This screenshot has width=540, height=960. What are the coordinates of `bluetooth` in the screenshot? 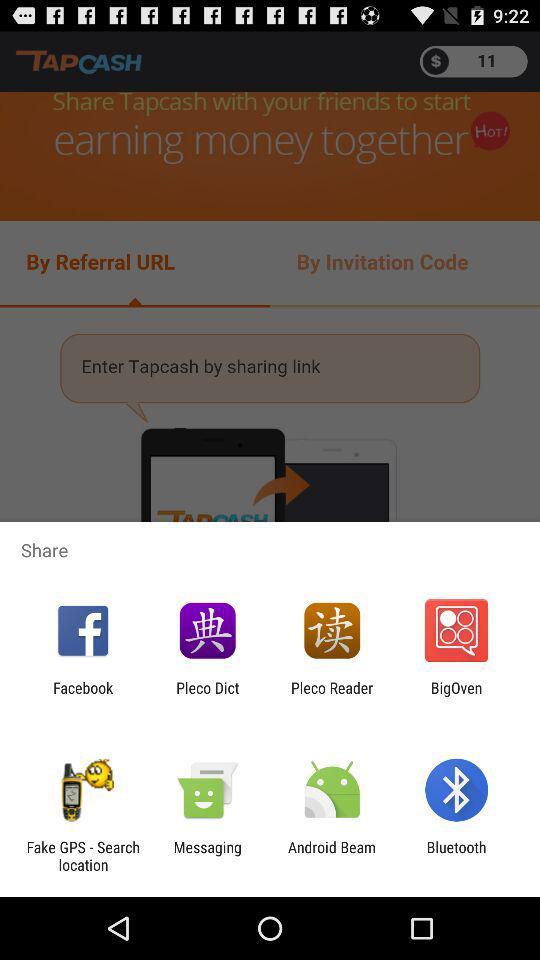 It's located at (456, 855).